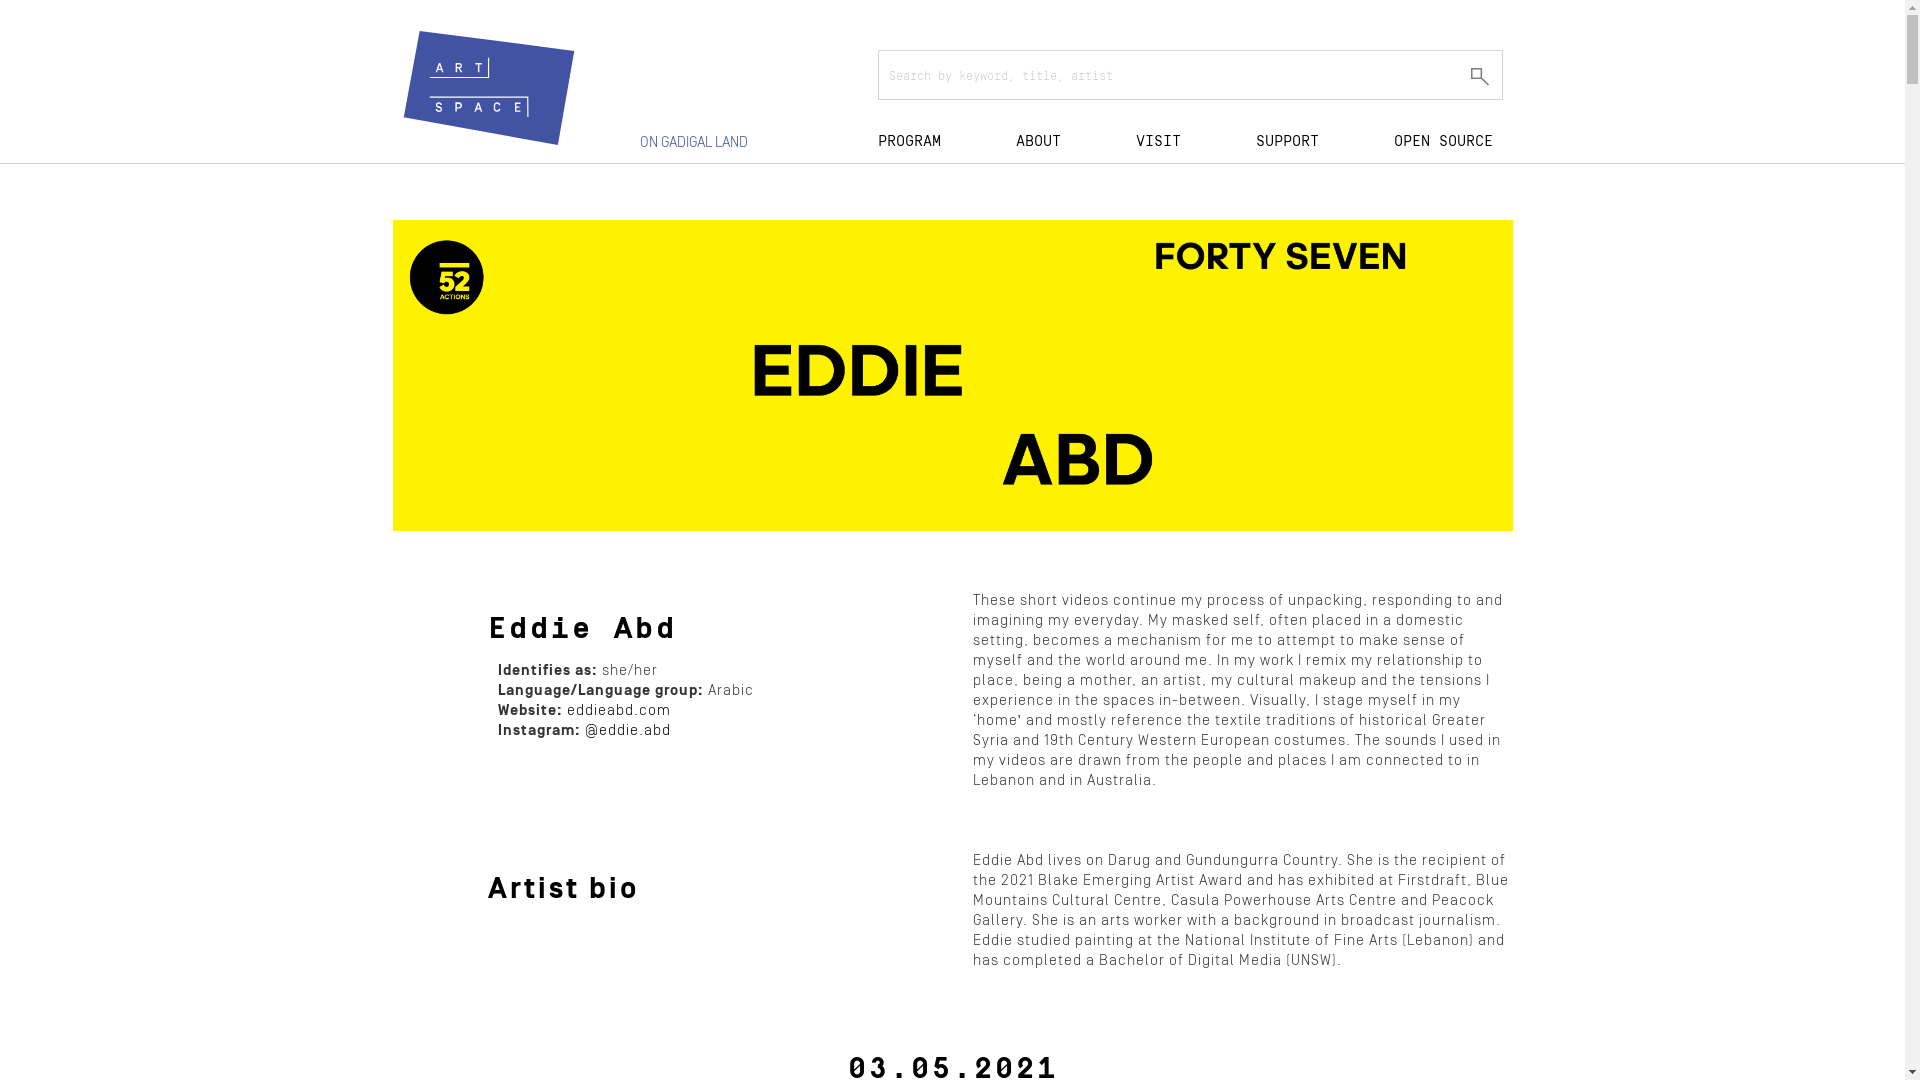  Describe the element at coordinates (1287, 138) in the screenshot. I see `'SUPPORT'` at that location.